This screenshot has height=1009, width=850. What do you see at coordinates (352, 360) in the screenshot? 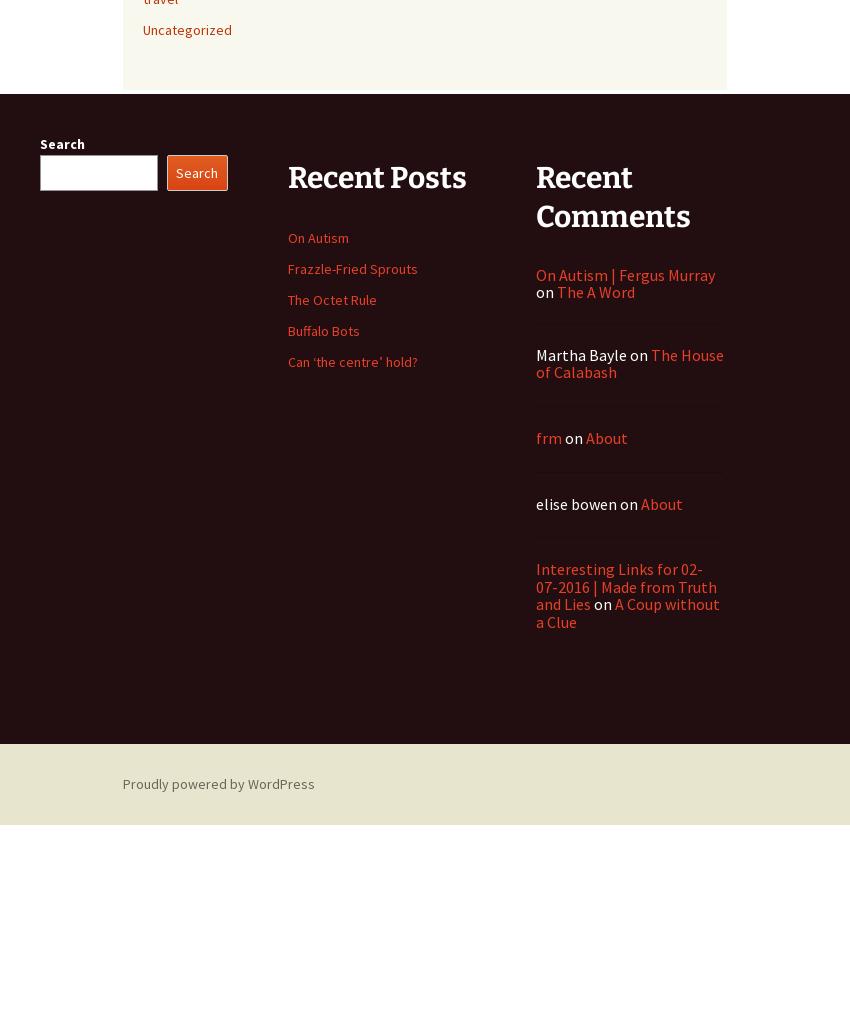
I see `'Can ‘the centre’ hold?'` at bounding box center [352, 360].